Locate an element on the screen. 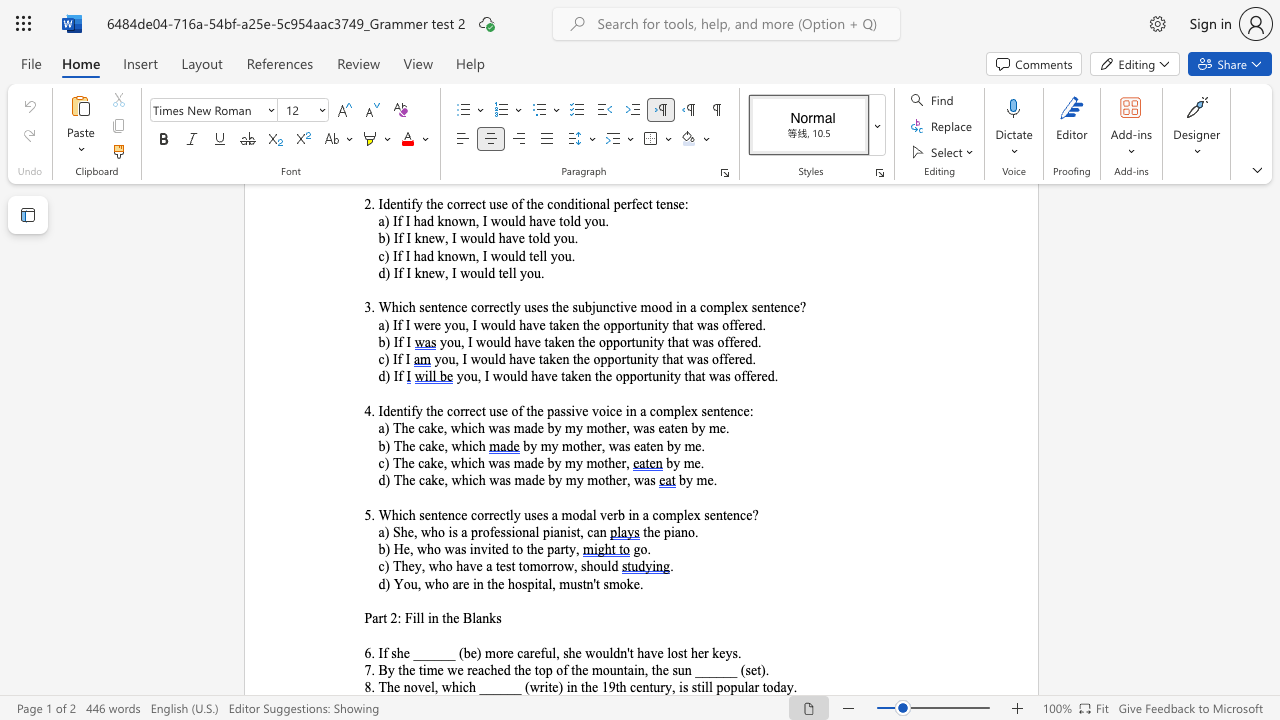  the subset text "y." within the text "8. The novel, which ______ (write) in the 19th century, is still popular today." is located at coordinates (785, 686).